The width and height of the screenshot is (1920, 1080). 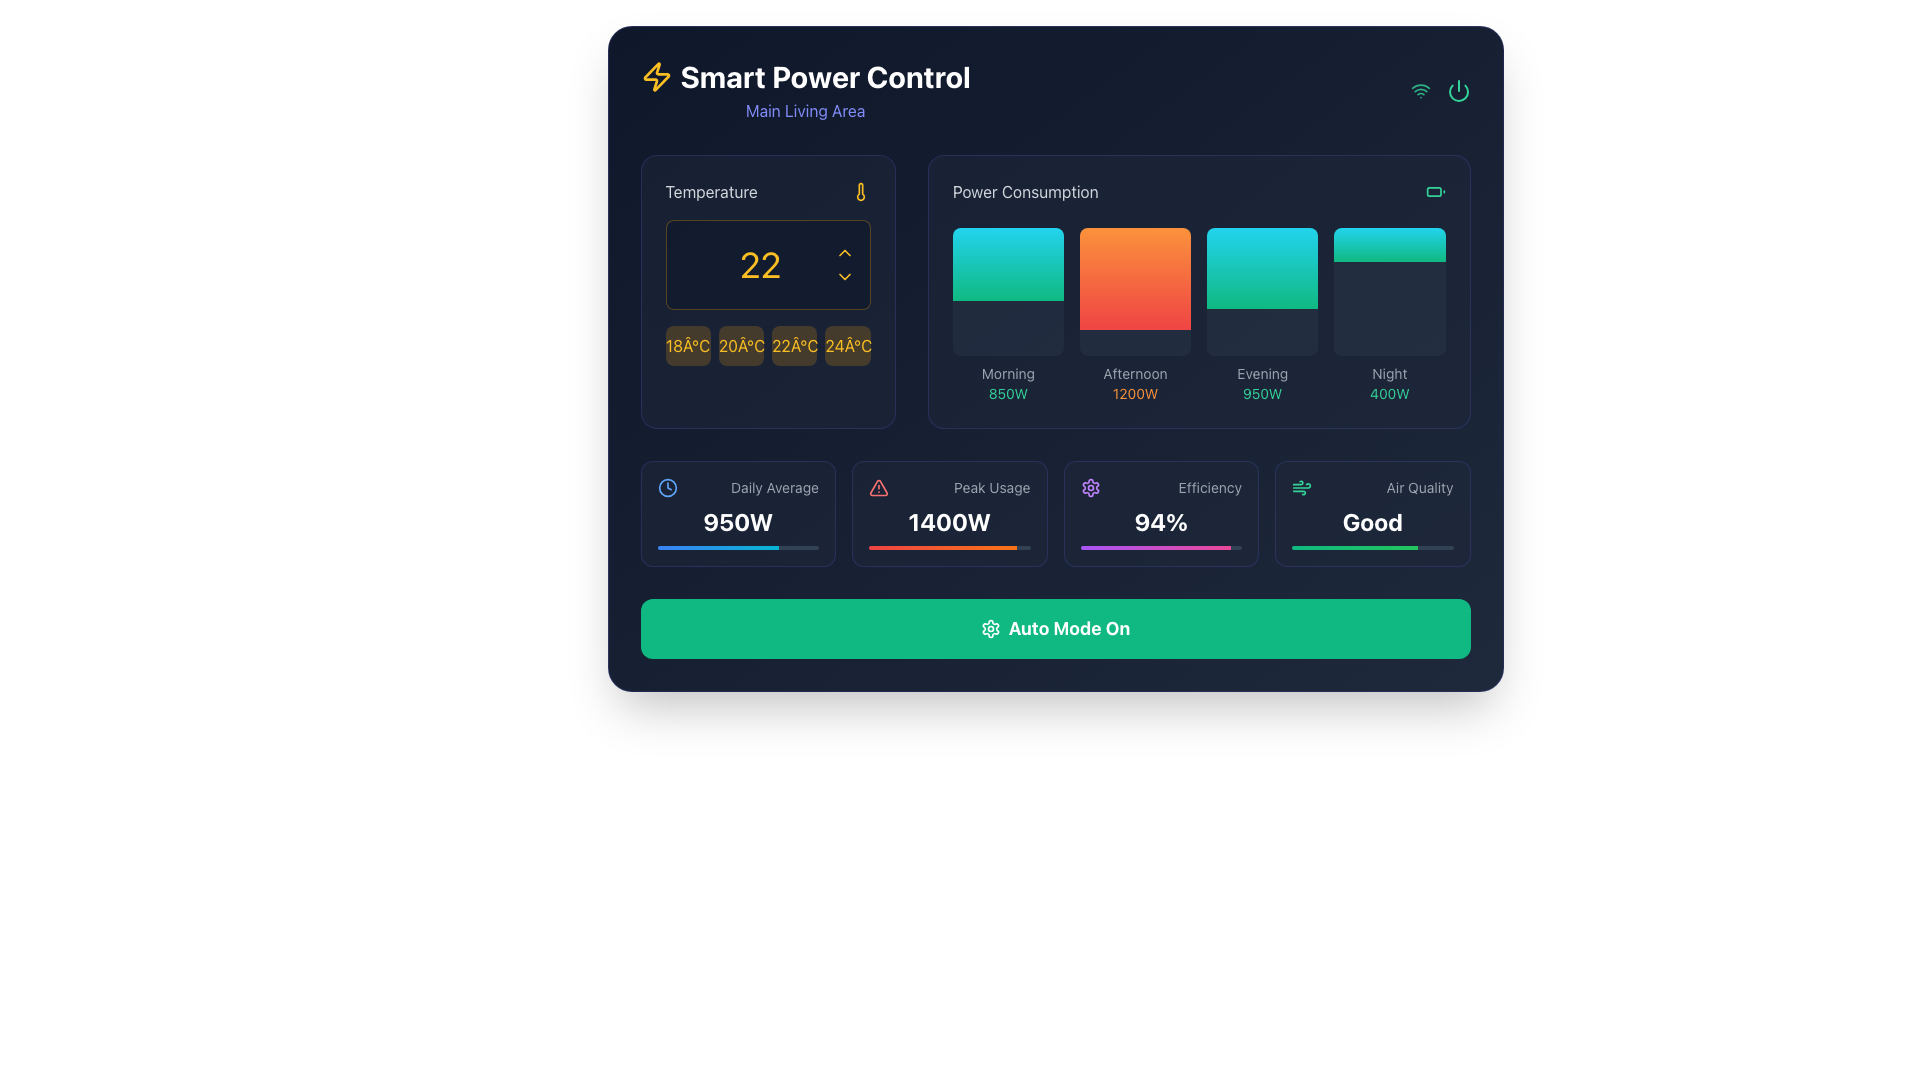 I want to click on the text label displaying 'Good' in the 'Air Quality' section, which is styled in a large bold white font on a dark background, so click(x=1371, y=520).